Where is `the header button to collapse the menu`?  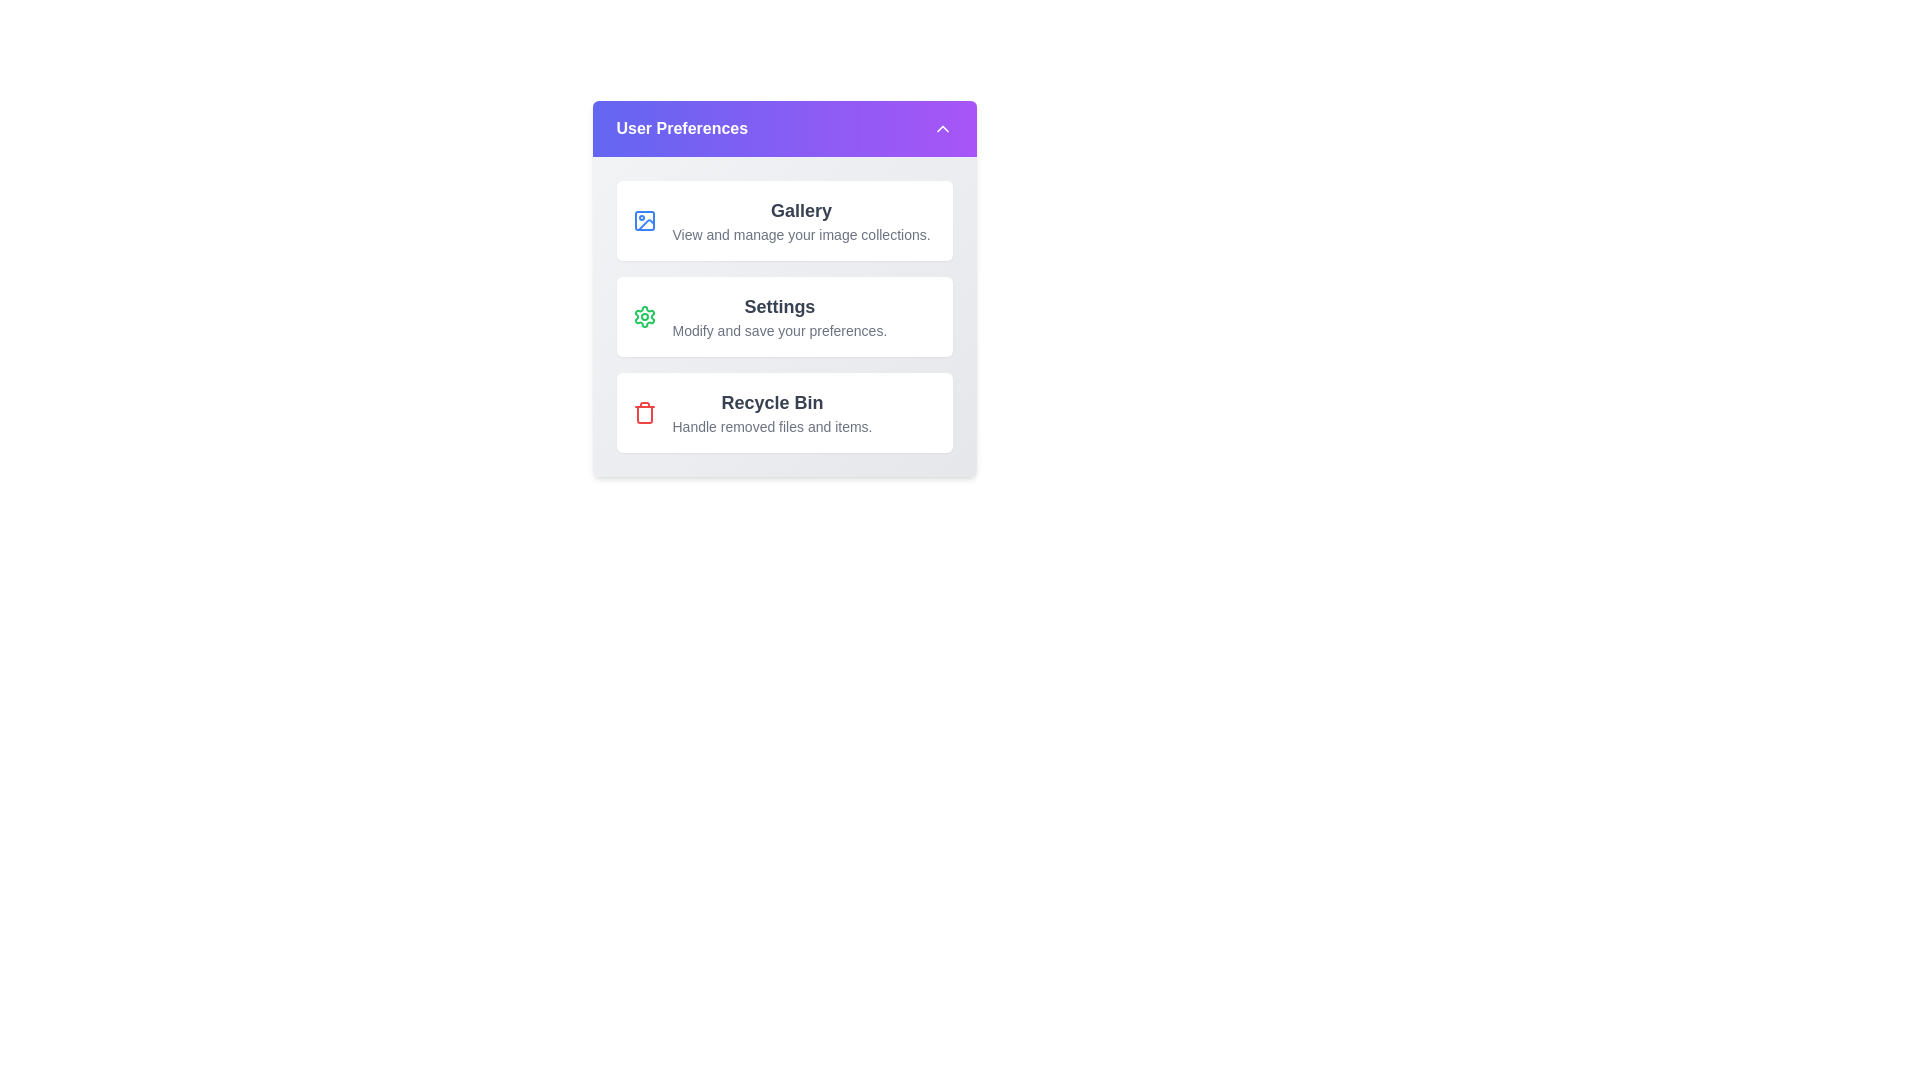
the header button to collapse the menu is located at coordinates (783, 128).